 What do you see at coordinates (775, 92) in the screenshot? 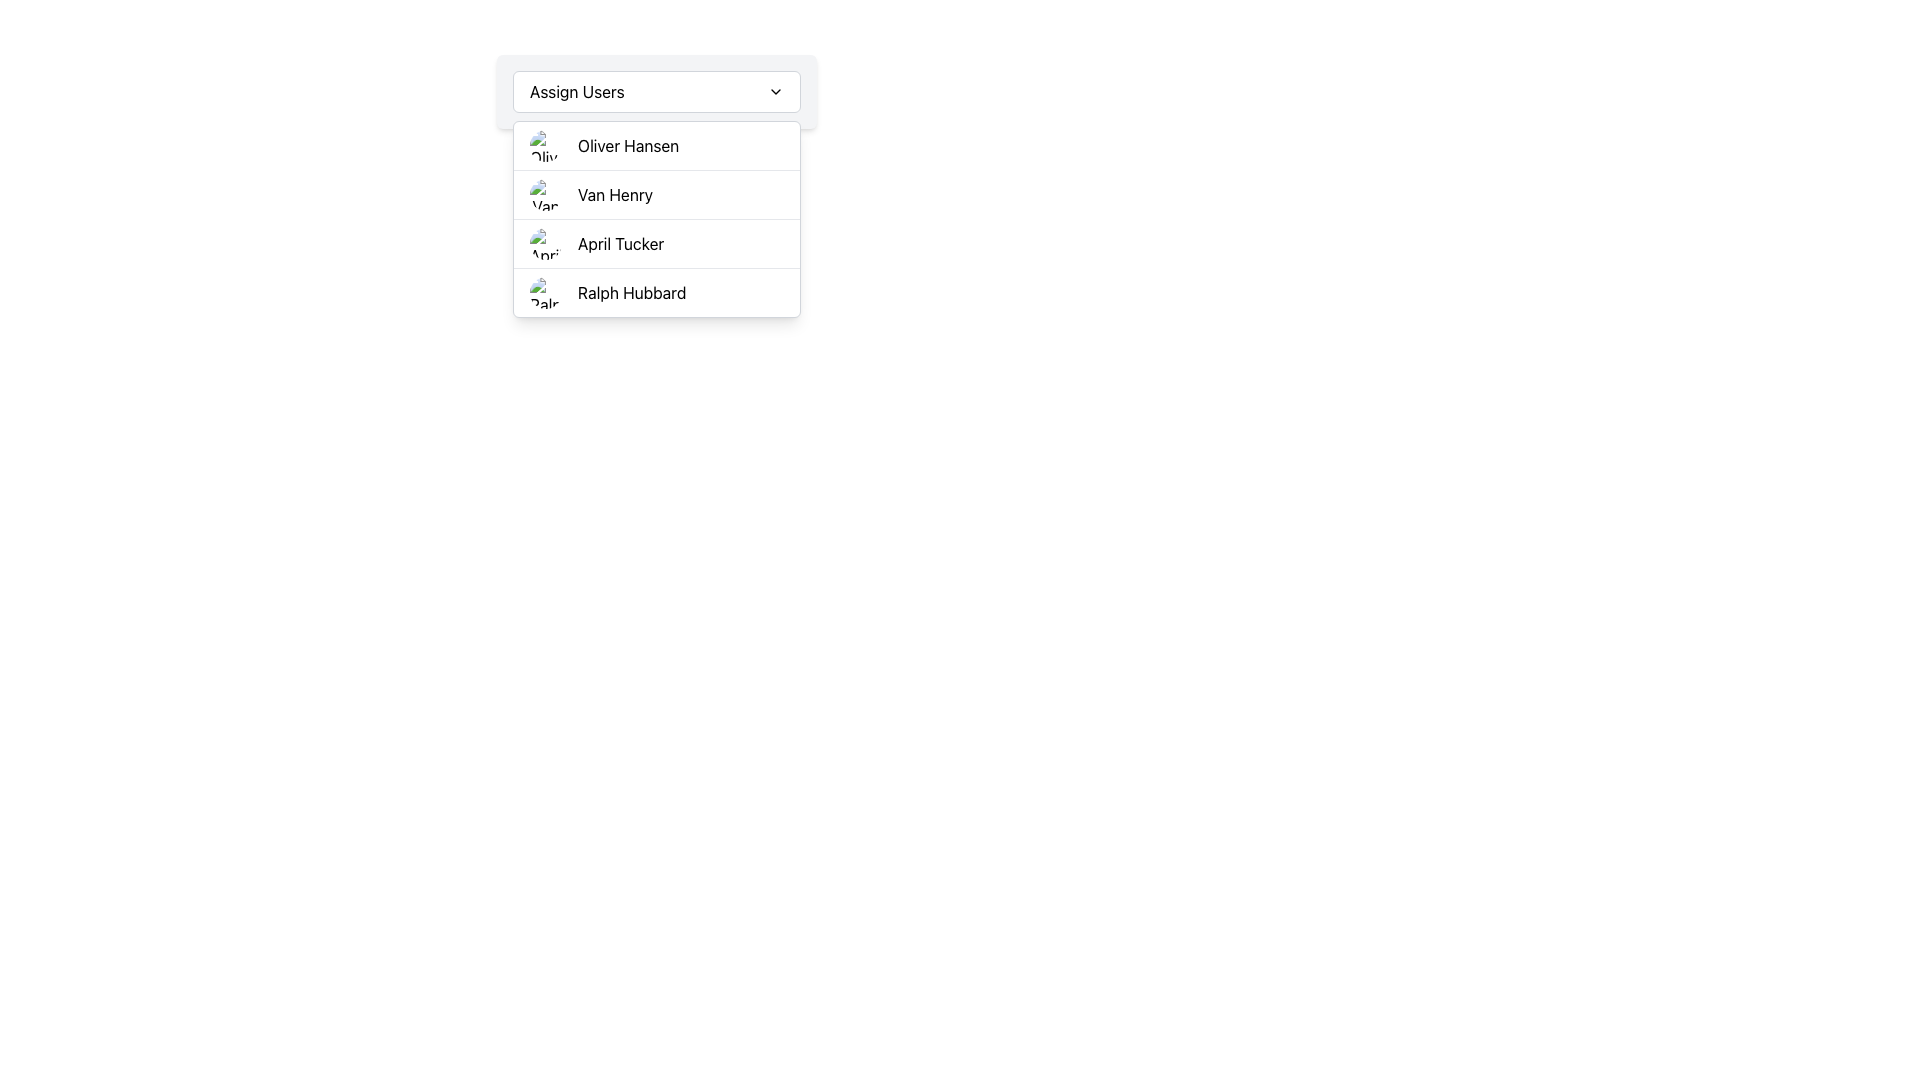
I see `the Dropdown toggle icon at the far-right end of the 'Assign Users' header bar` at bounding box center [775, 92].